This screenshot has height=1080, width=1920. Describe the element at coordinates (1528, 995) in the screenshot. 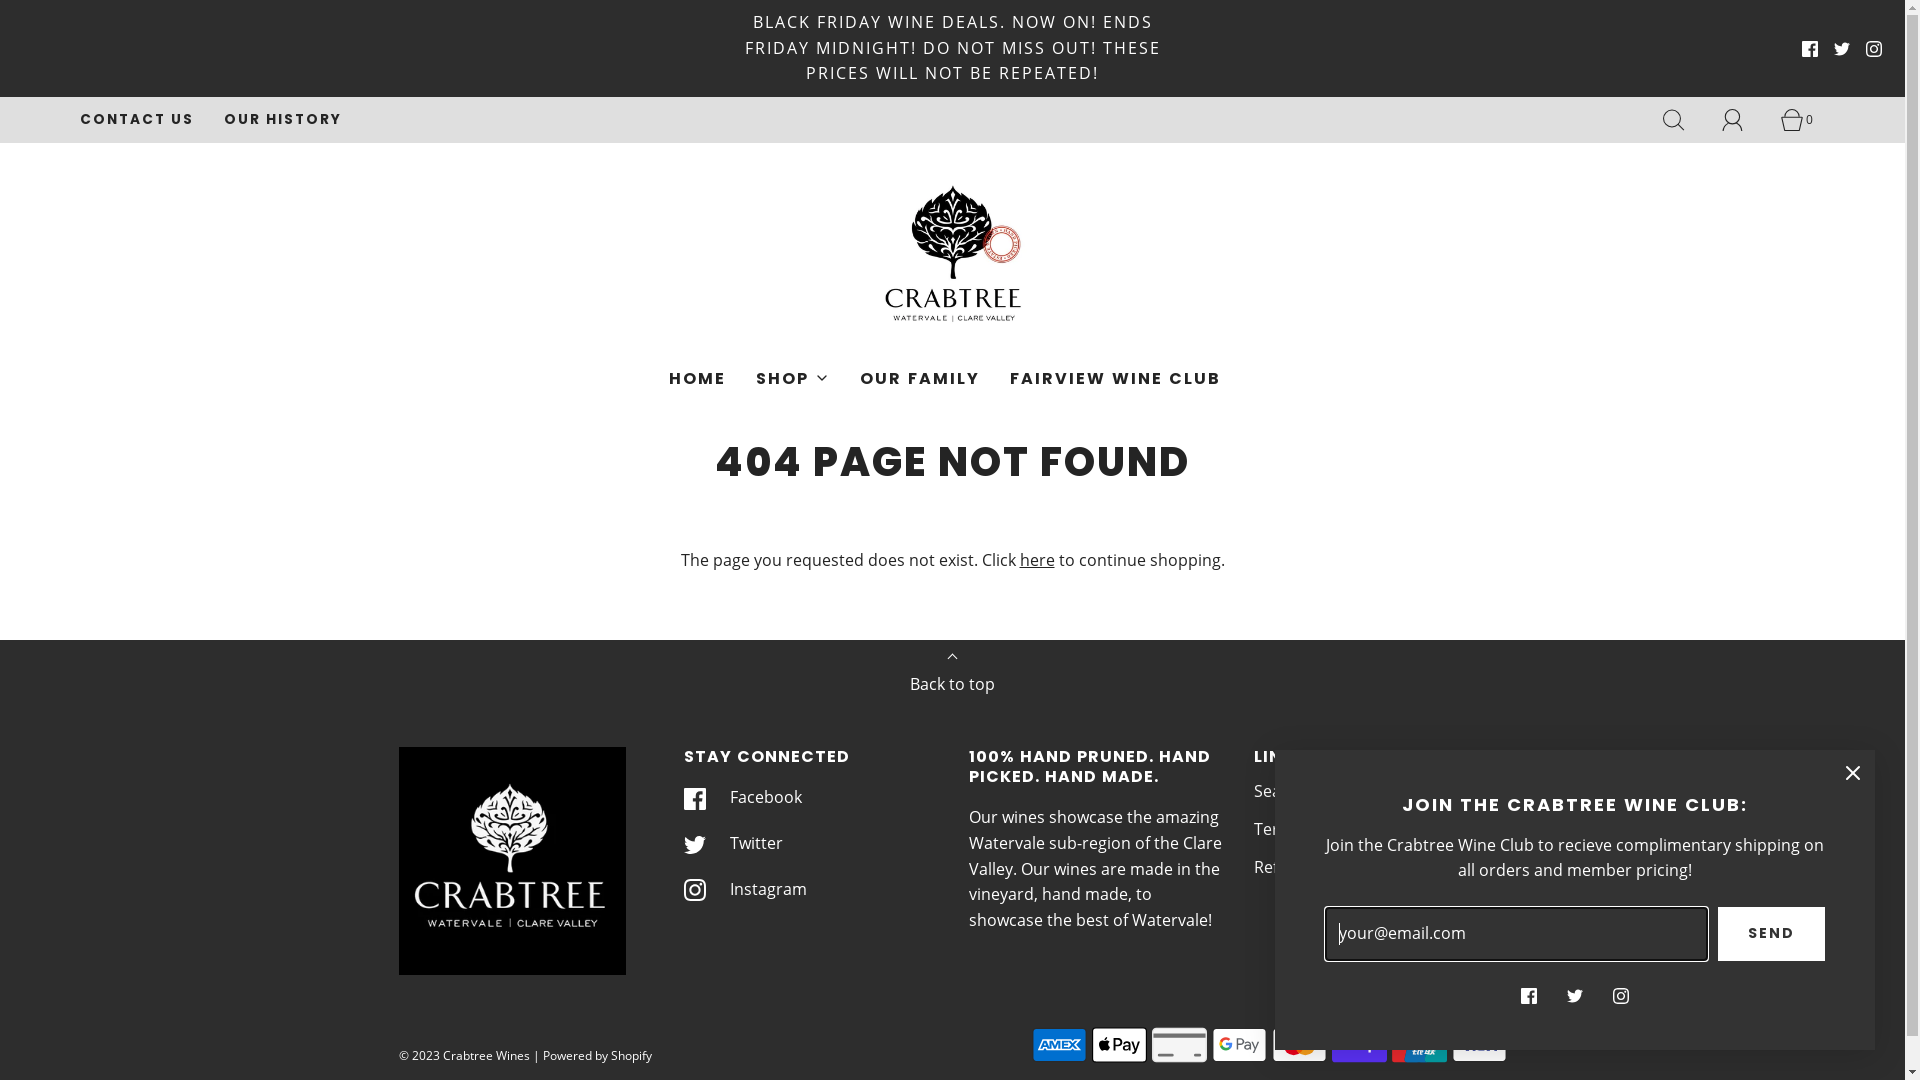

I see `'Facebook icon'` at that location.